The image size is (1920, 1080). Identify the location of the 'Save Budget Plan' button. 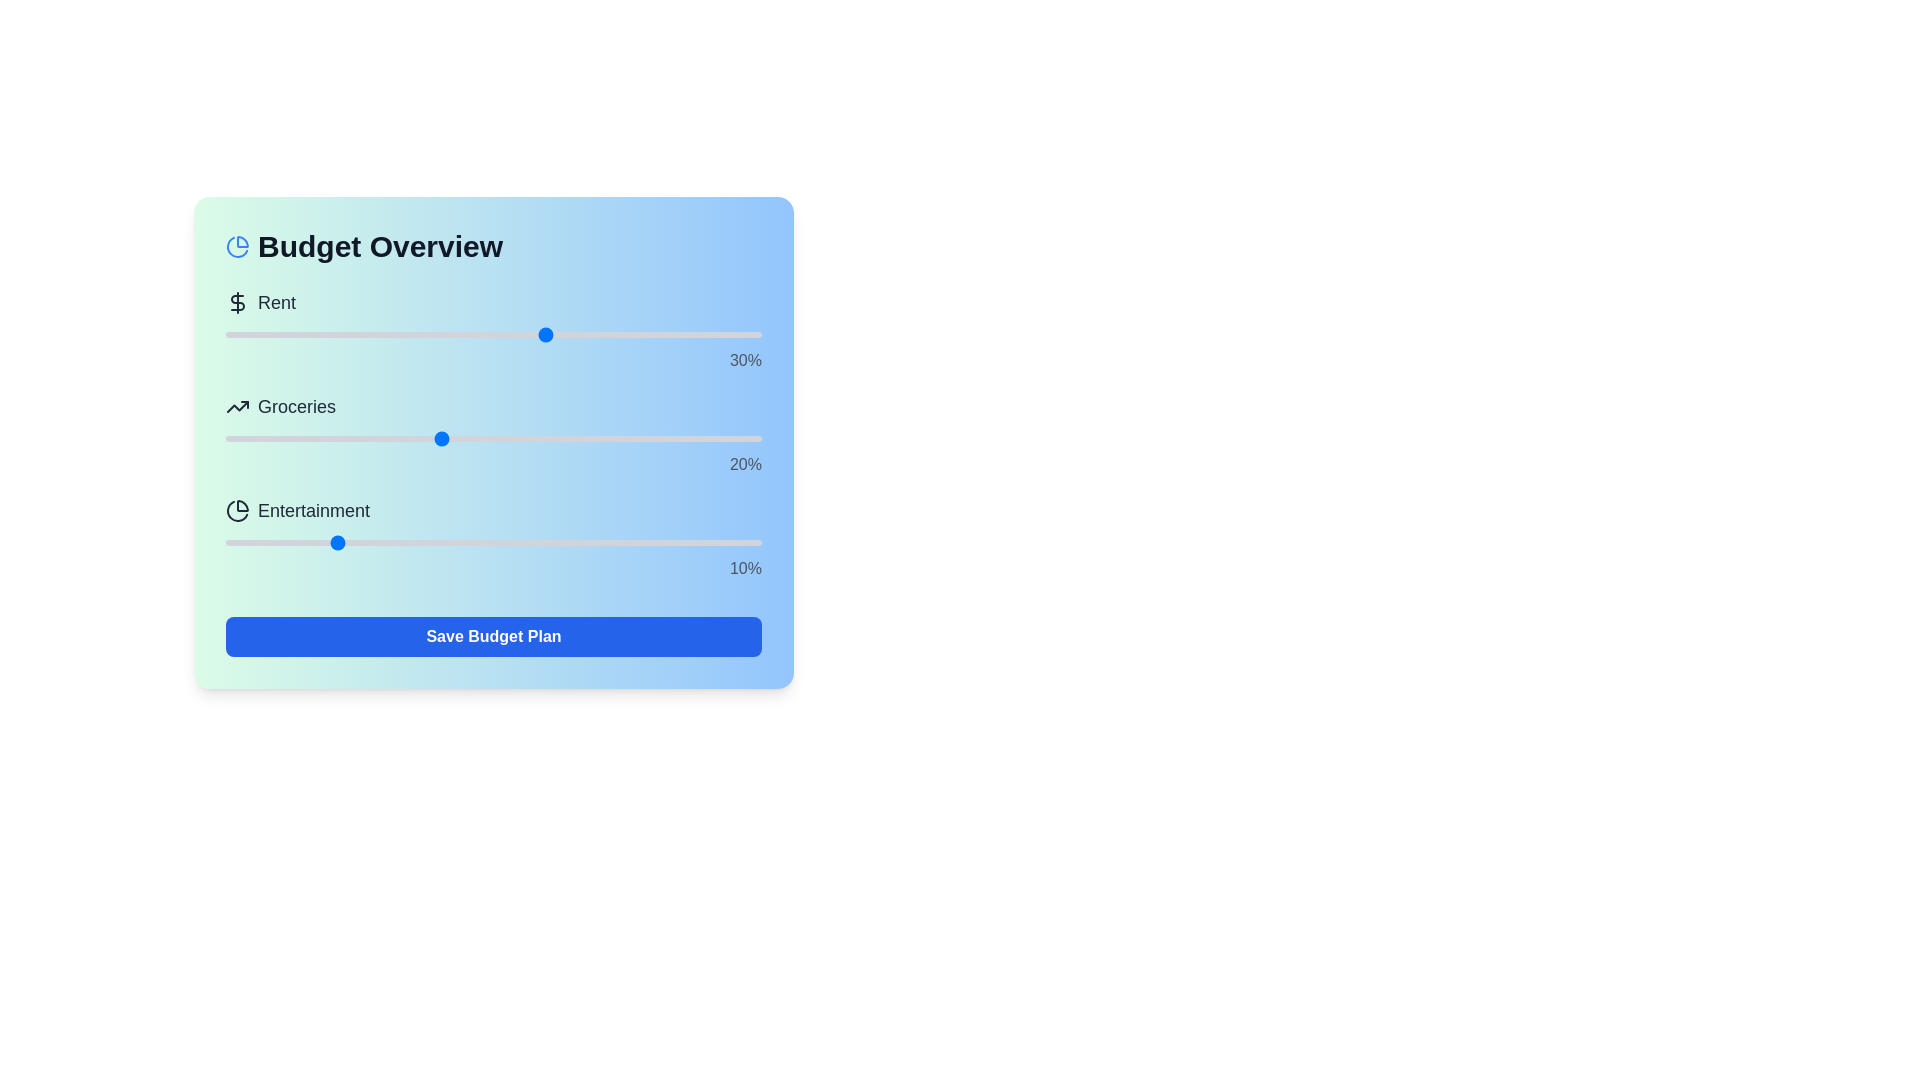
(494, 636).